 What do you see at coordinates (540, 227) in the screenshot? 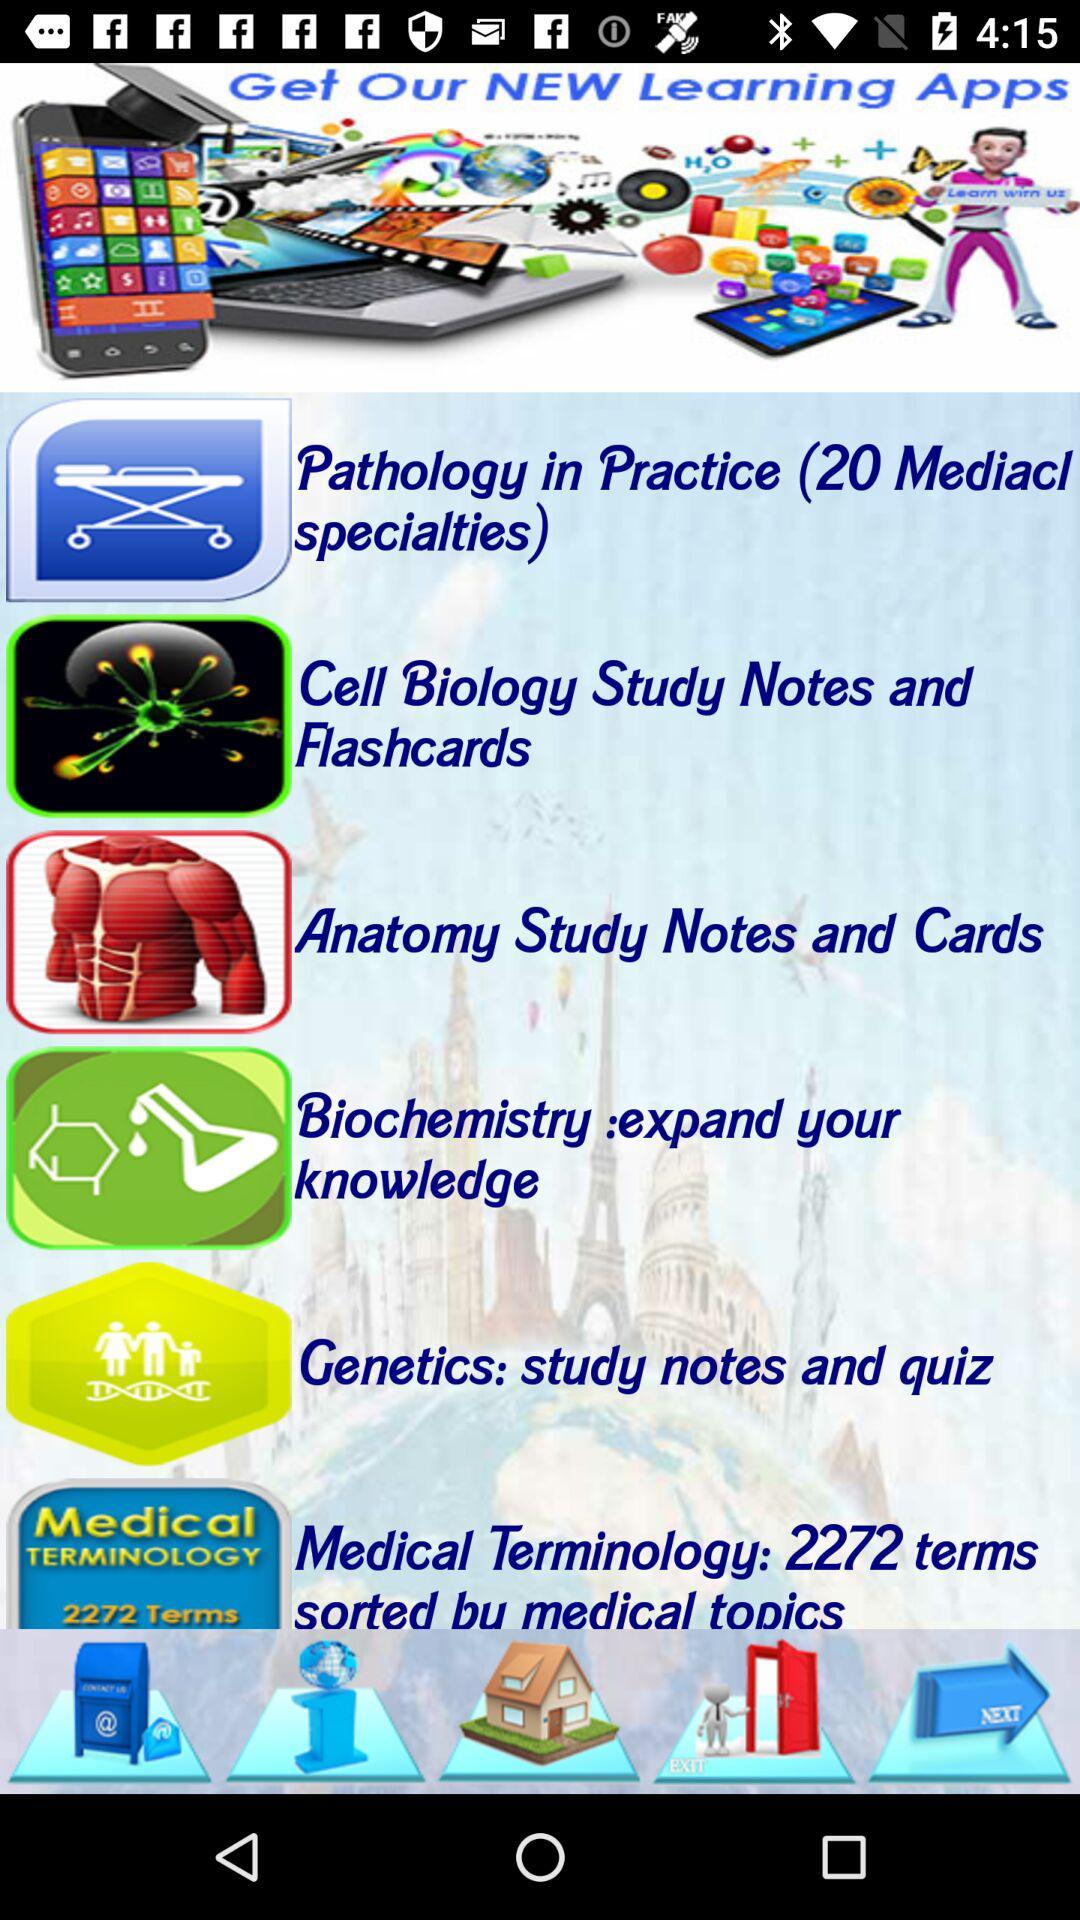
I see `our learning apps` at bounding box center [540, 227].